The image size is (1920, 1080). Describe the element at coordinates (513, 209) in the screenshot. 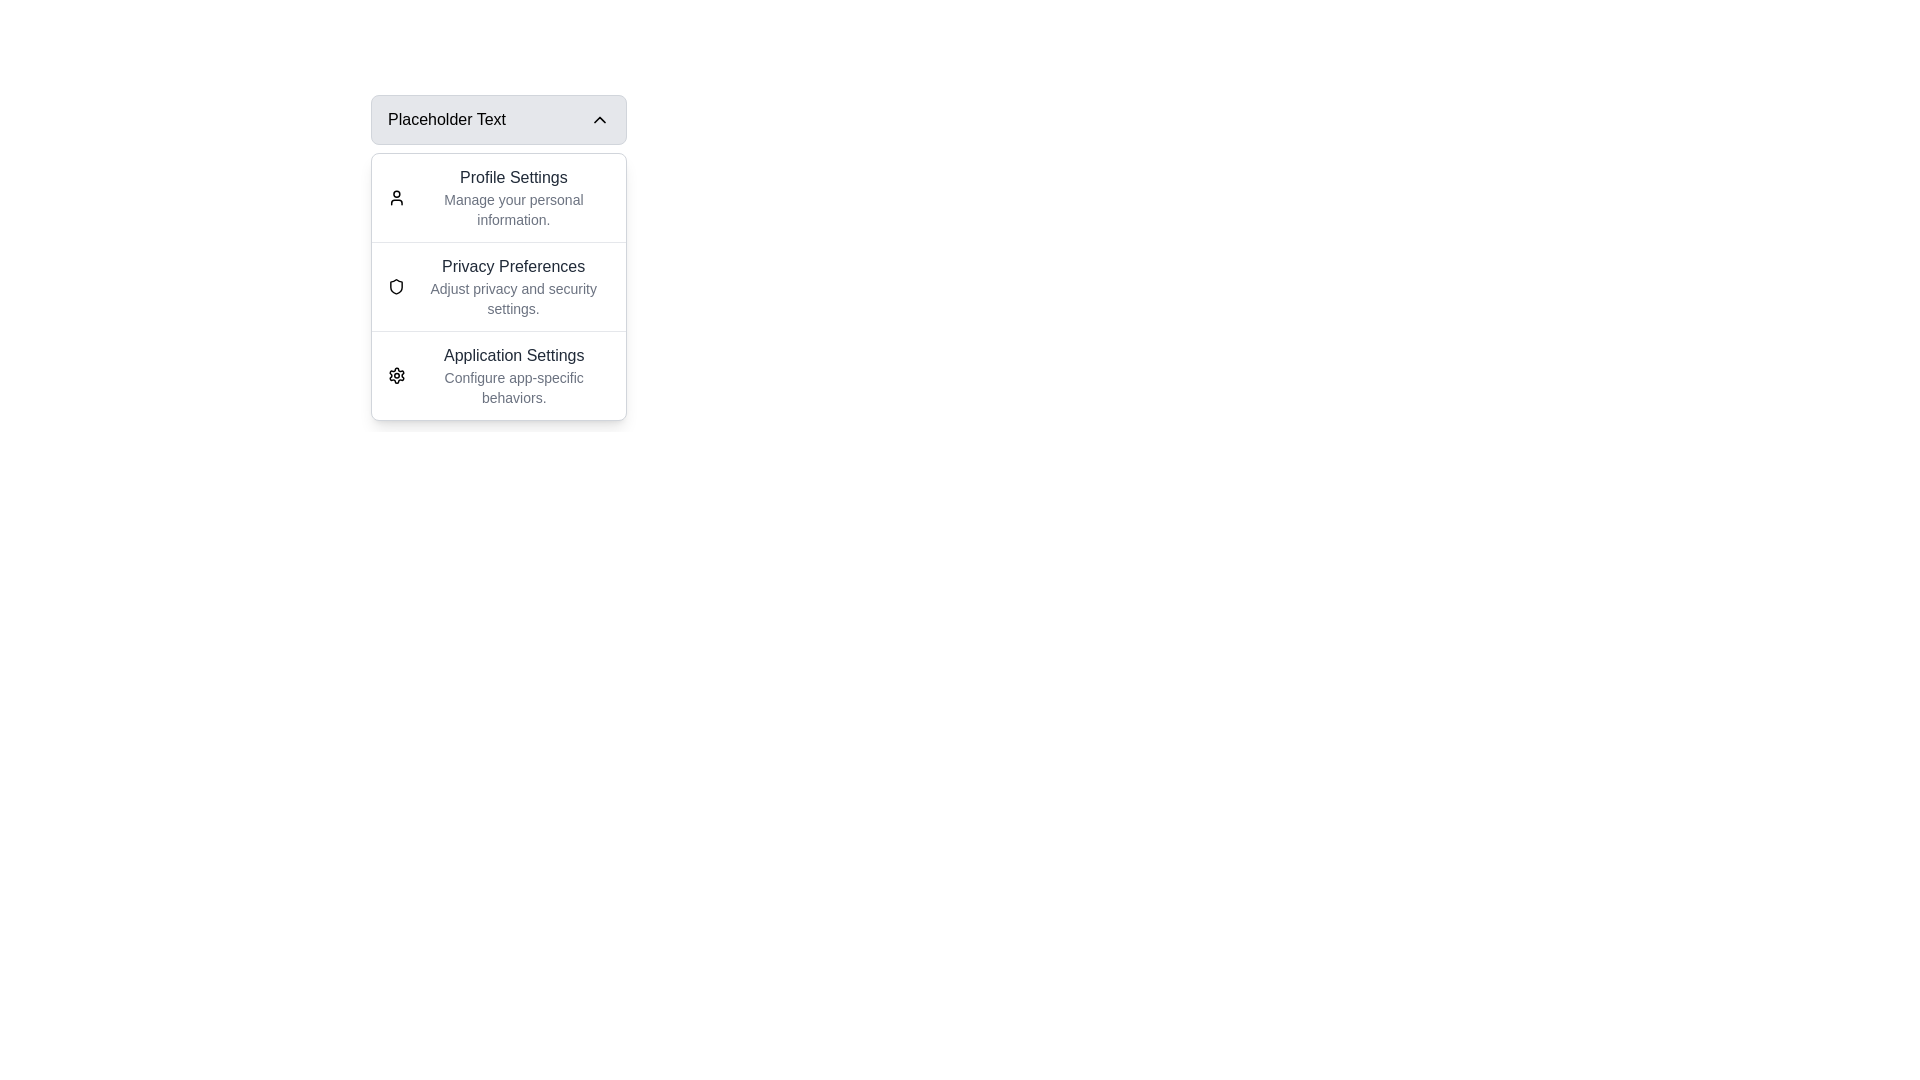

I see `the text label that reads 'Manage your personal information.' which is located directly under 'Profile Settings' in the dropdown menu` at that location.